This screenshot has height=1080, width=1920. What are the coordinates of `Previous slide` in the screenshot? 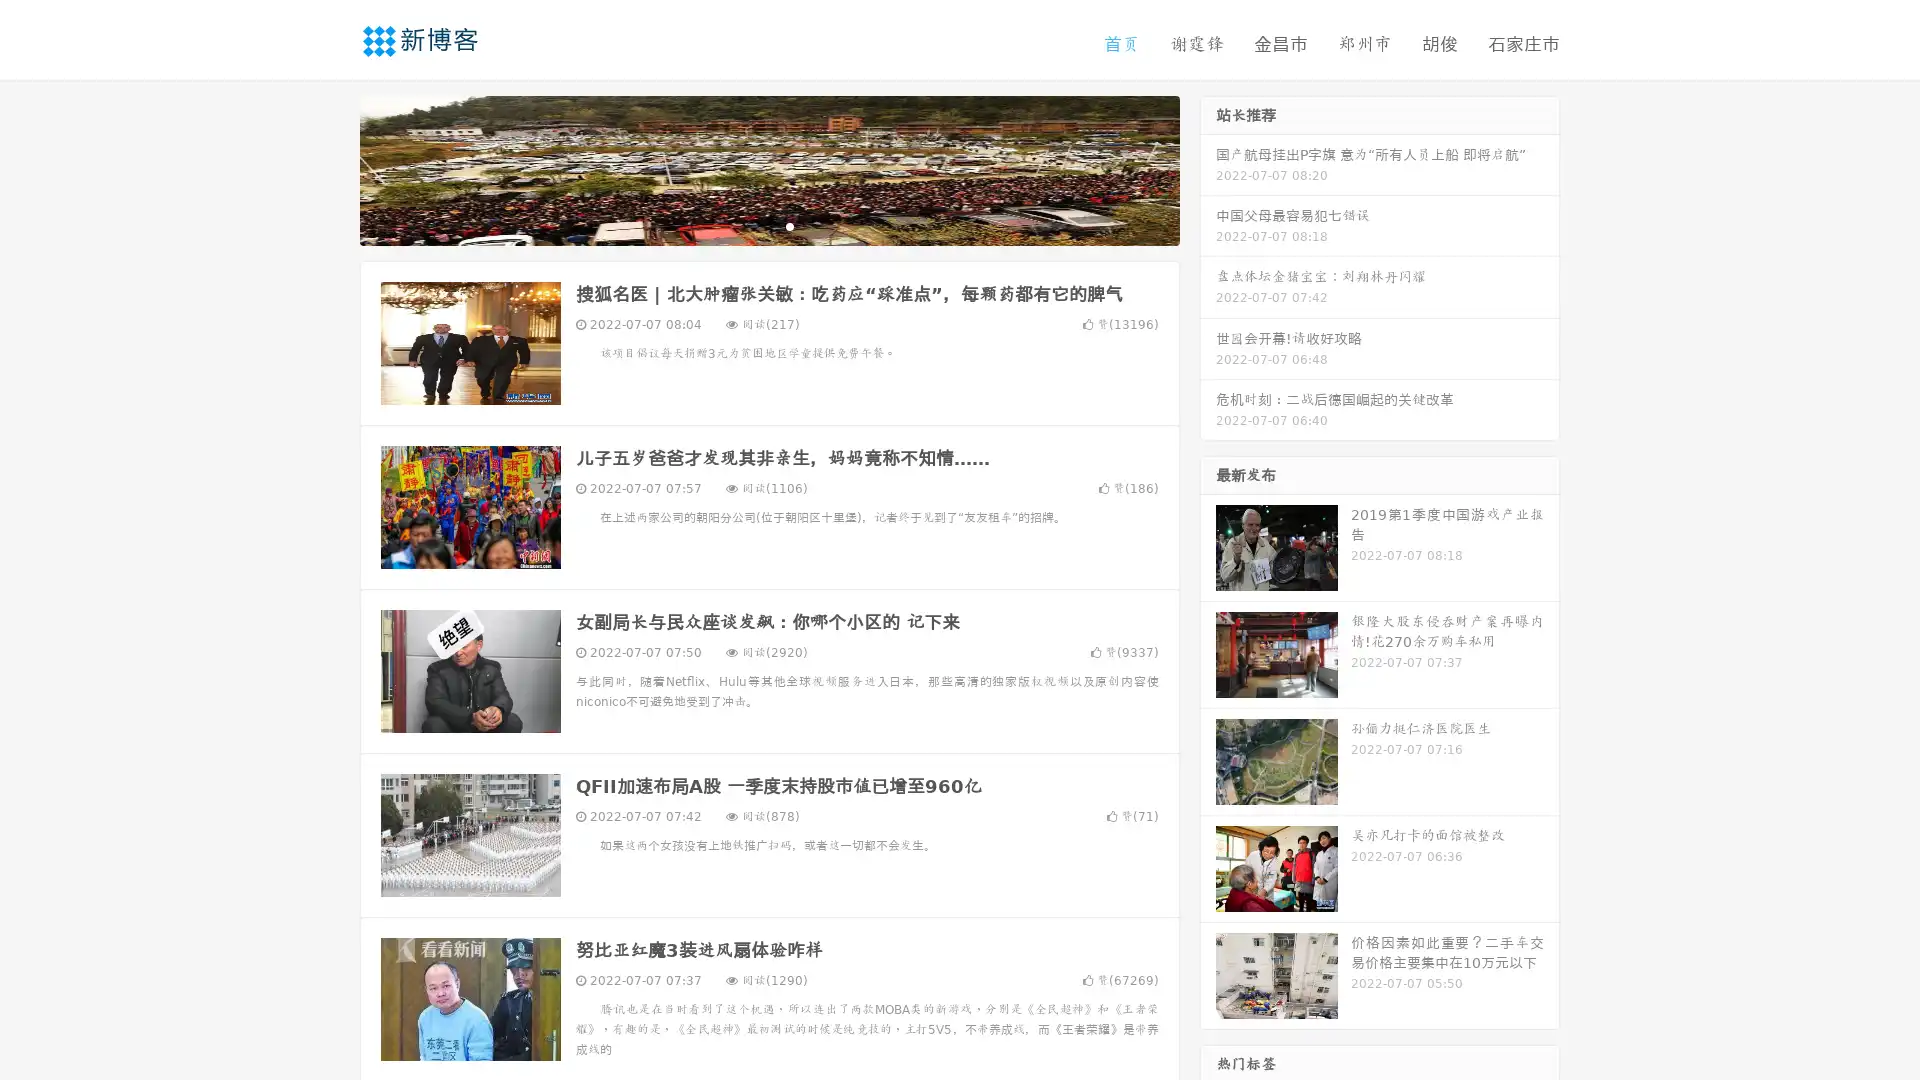 It's located at (330, 168).